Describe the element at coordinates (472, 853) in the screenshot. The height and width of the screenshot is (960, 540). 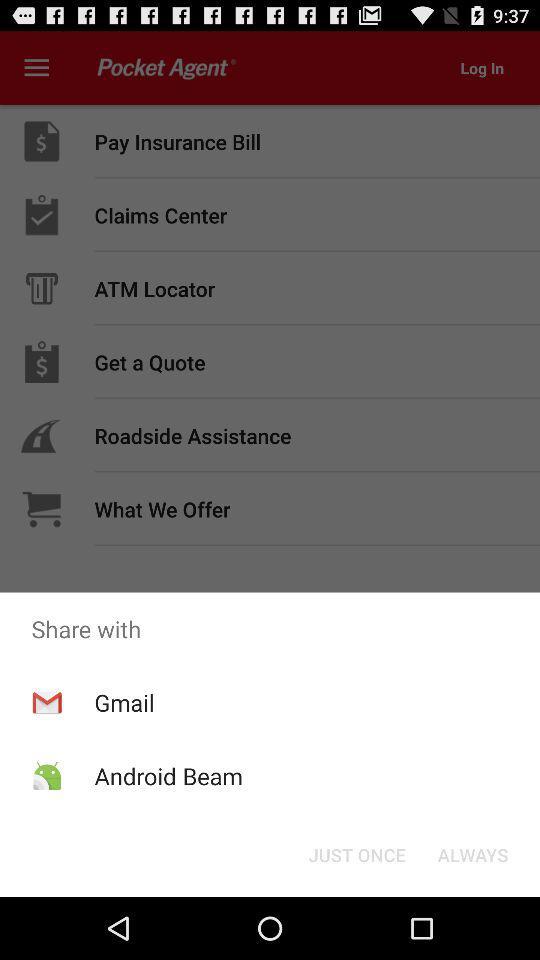
I see `button next to the just once icon` at that location.